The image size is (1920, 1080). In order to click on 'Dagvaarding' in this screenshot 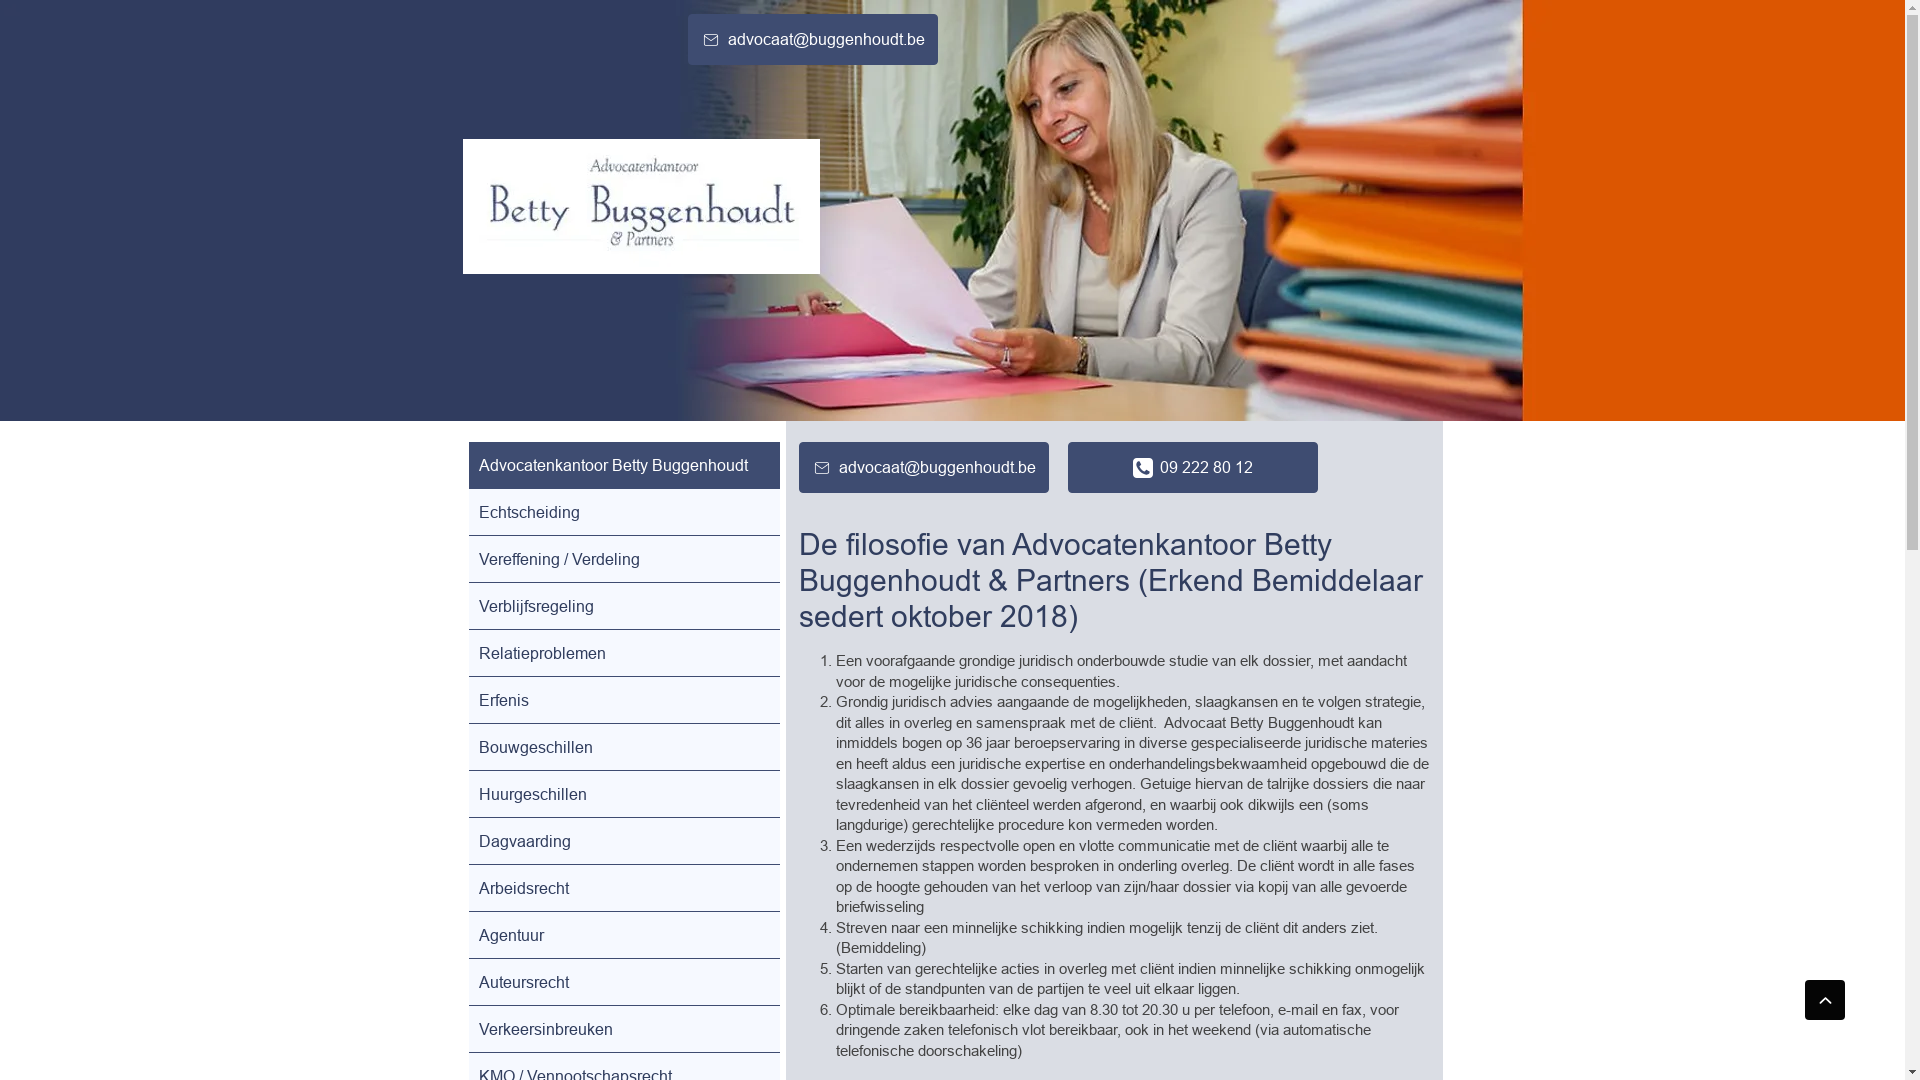, I will do `click(622, 840)`.